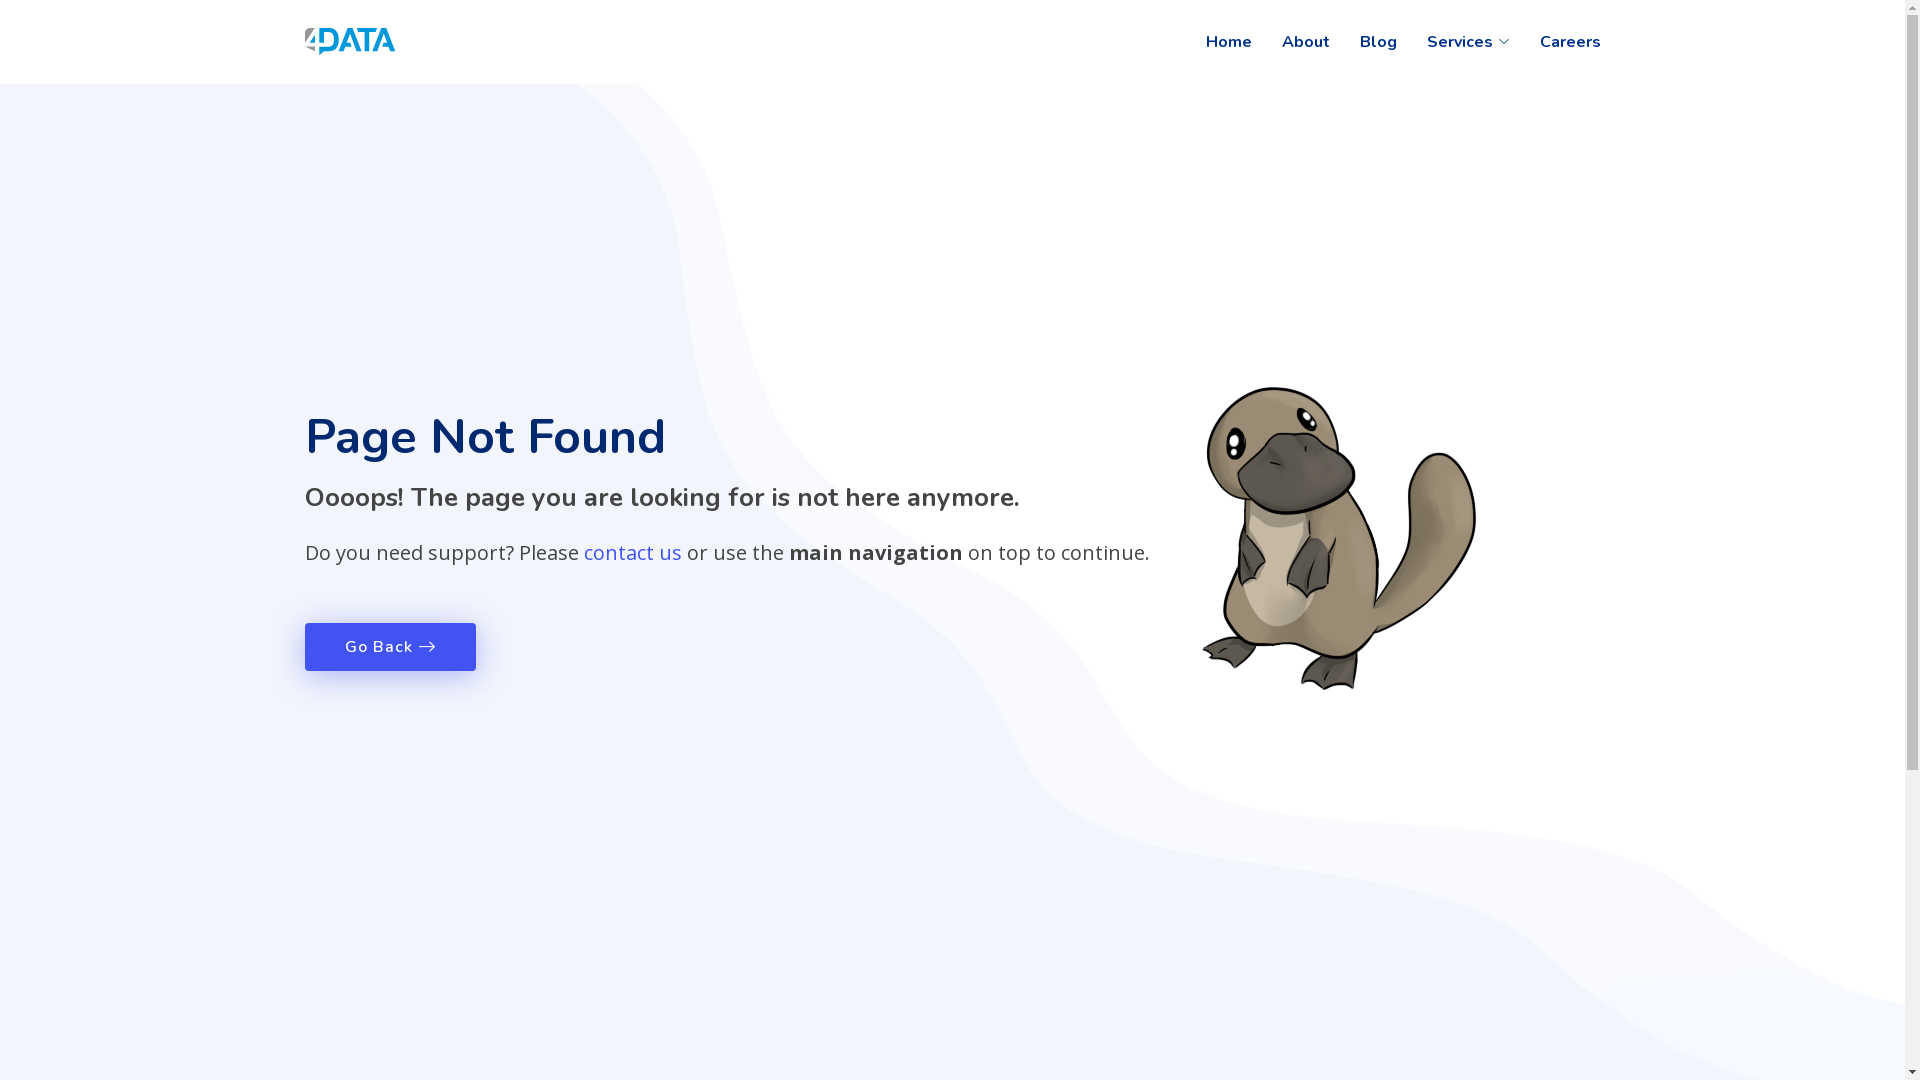 This screenshot has height=1080, width=1920. I want to click on 'Careers', so click(1554, 42).